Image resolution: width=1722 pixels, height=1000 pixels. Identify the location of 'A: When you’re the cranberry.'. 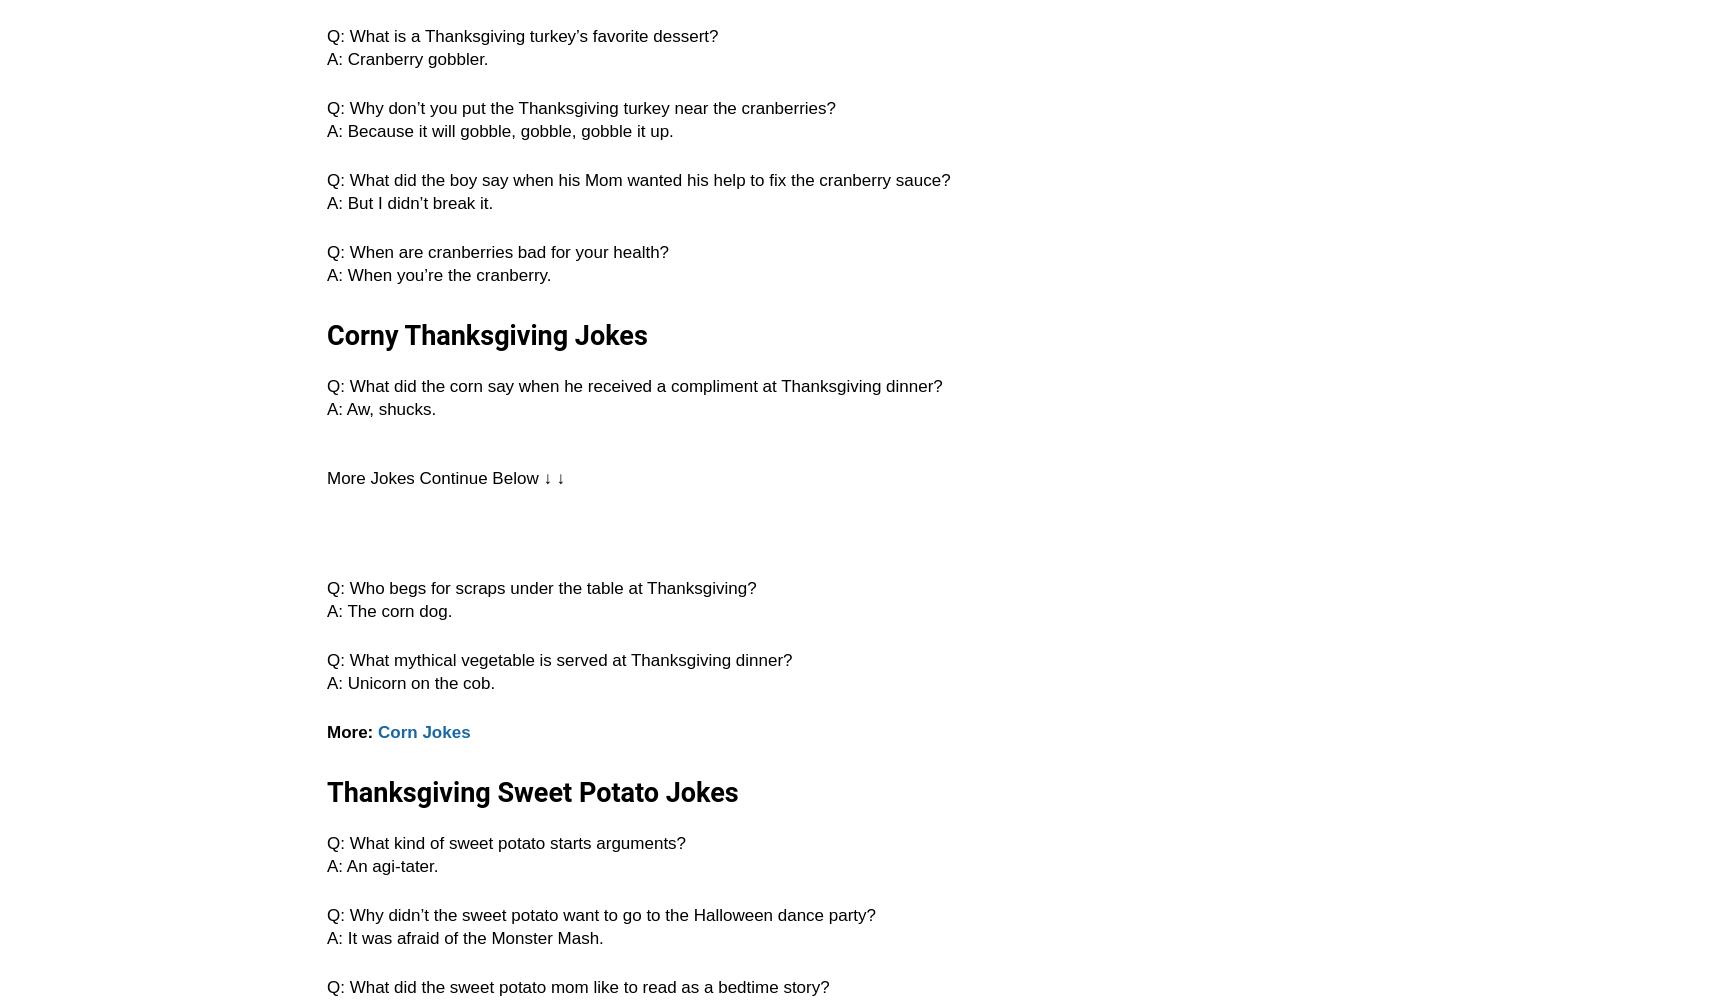
(437, 275).